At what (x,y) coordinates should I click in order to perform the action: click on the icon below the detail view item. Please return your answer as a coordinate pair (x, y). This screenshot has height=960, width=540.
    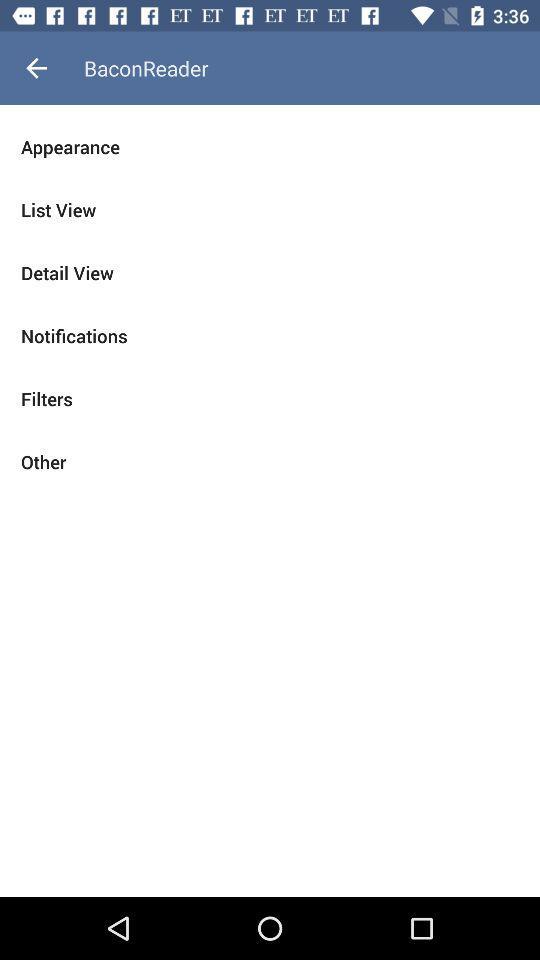
    Looking at the image, I should click on (270, 336).